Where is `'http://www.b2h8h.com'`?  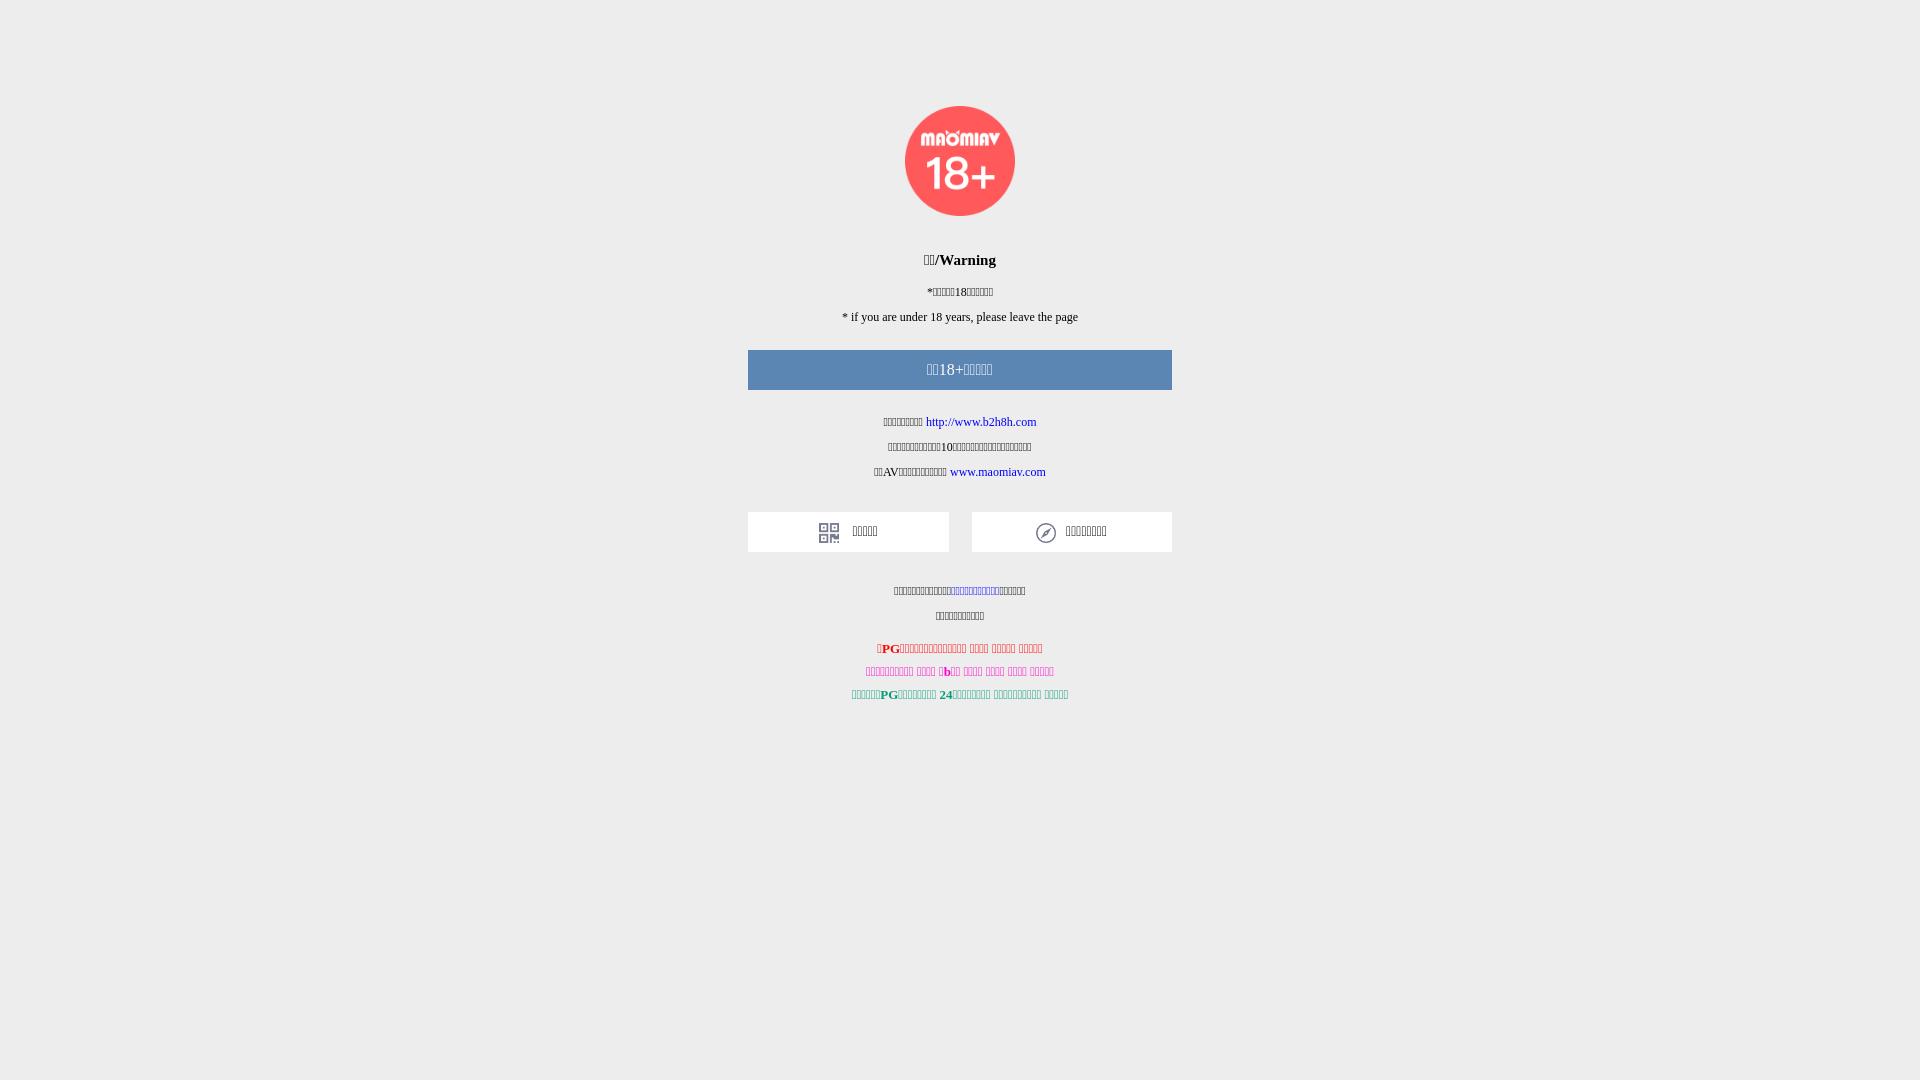
'http://www.b2h8h.com' is located at coordinates (981, 420).